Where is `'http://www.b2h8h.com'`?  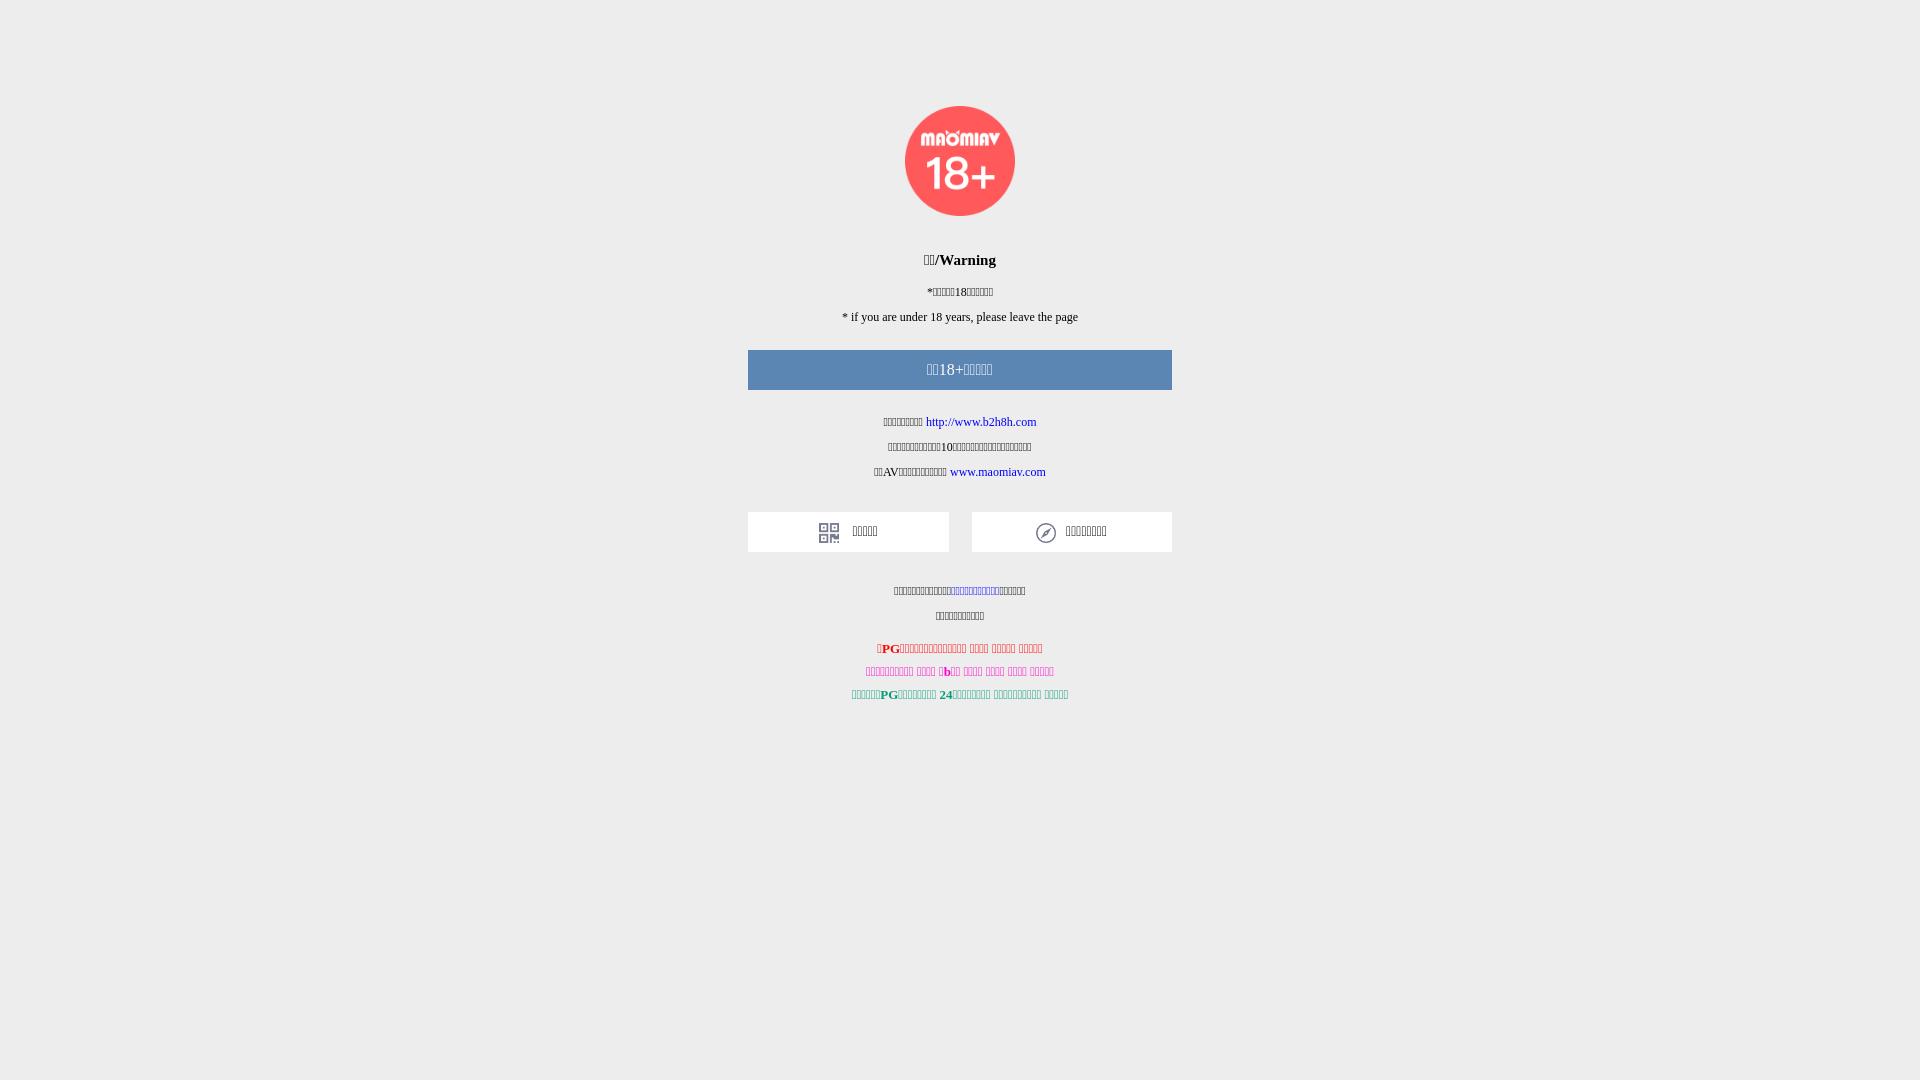
'http://www.b2h8h.com' is located at coordinates (981, 420).